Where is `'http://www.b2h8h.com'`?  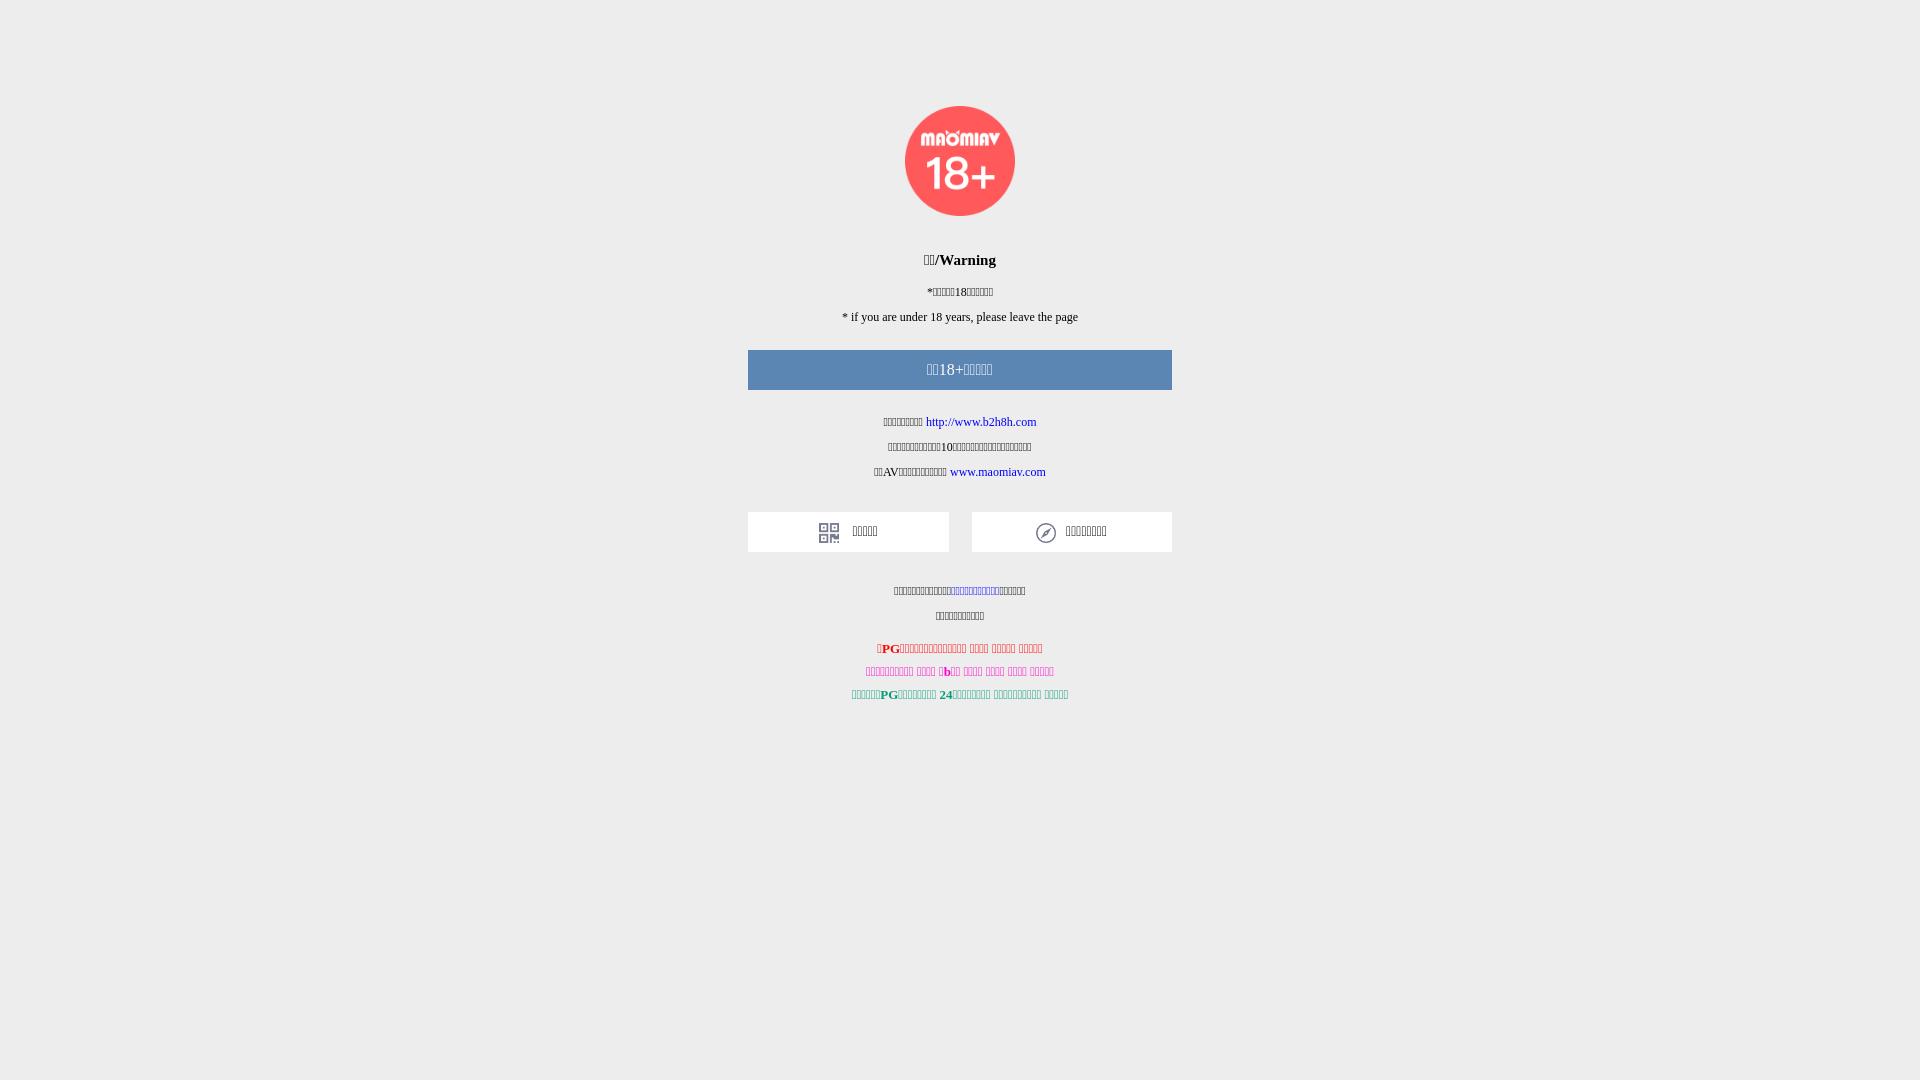
'http://www.b2h8h.com' is located at coordinates (981, 420).